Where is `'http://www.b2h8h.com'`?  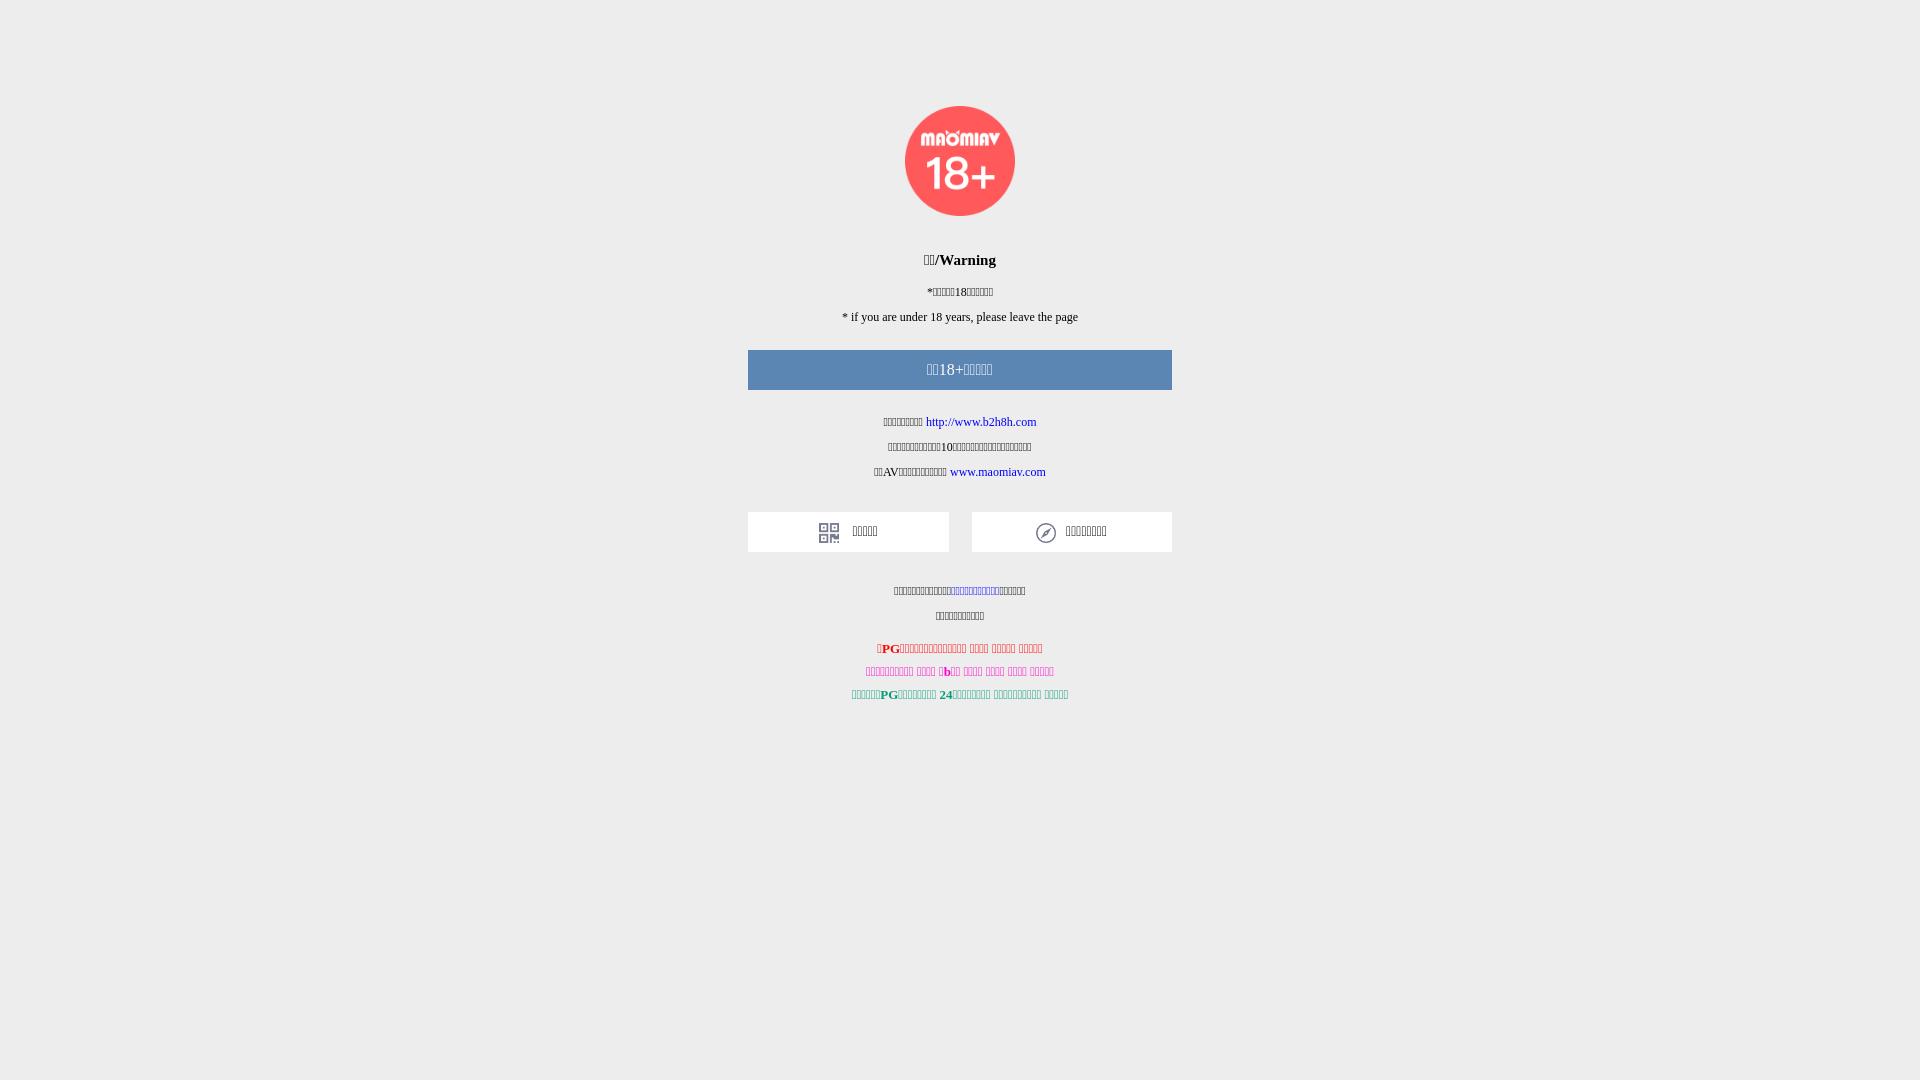
'http://www.b2h8h.com' is located at coordinates (981, 420).